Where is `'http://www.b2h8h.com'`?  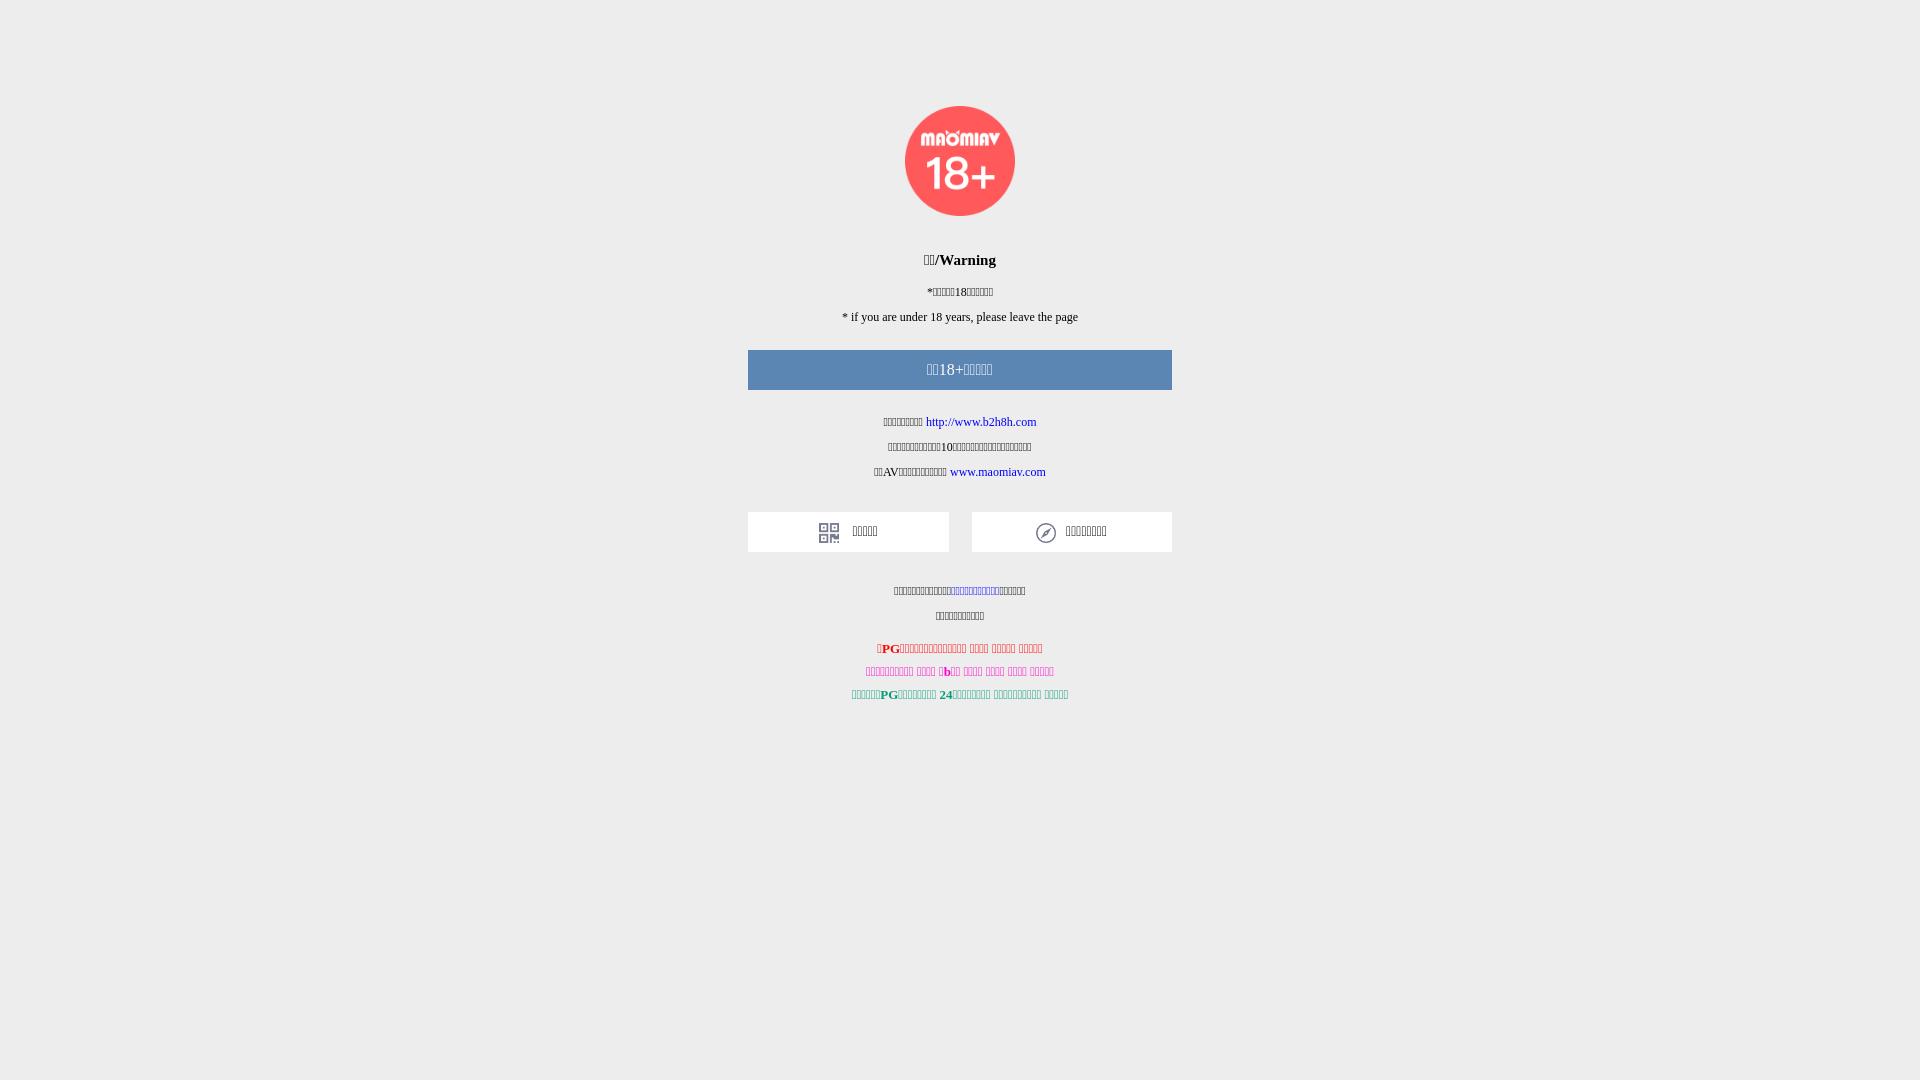
'http://www.b2h8h.com' is located at coordinates (981, 420).